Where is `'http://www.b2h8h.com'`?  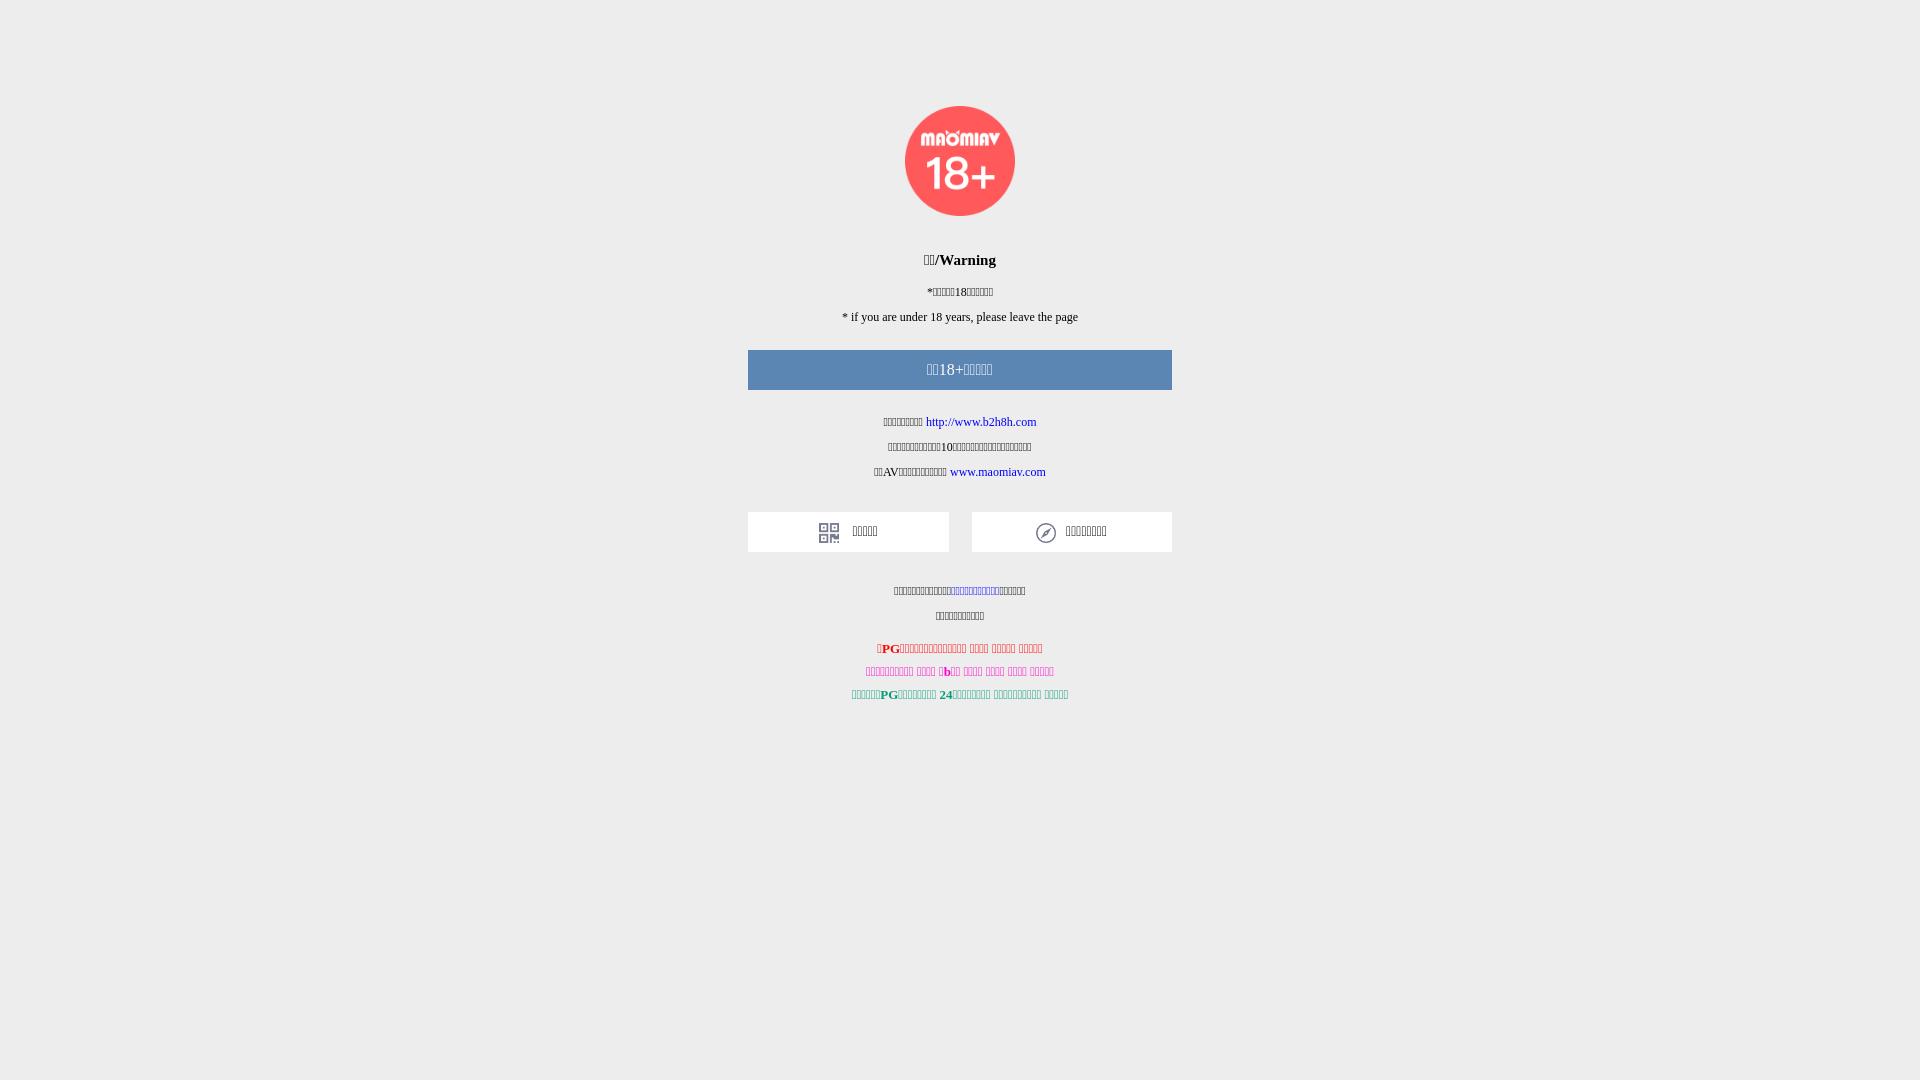
'http://www.b2h8h.com' is located at coordinates (981, 420).